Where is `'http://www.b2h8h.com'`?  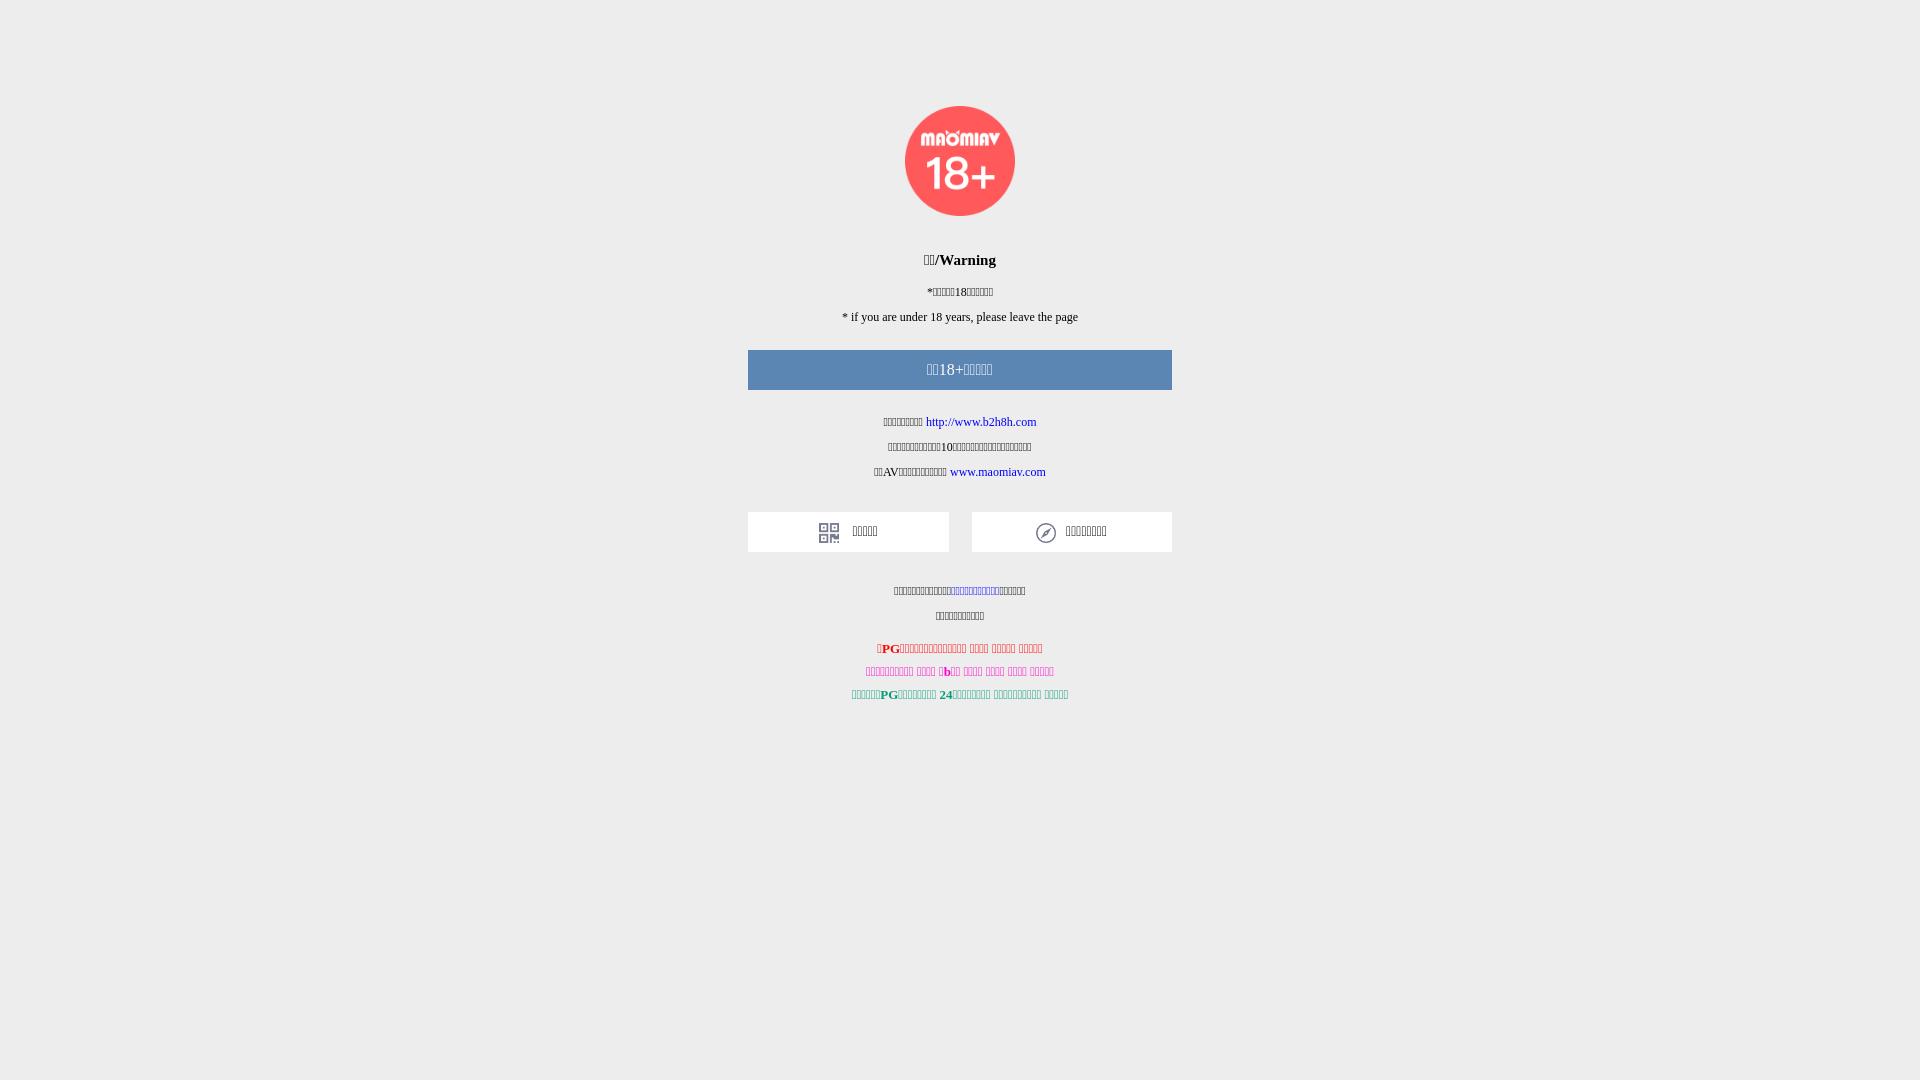
'http://www.b2h8h.com' is located at coordinates (981, 420).